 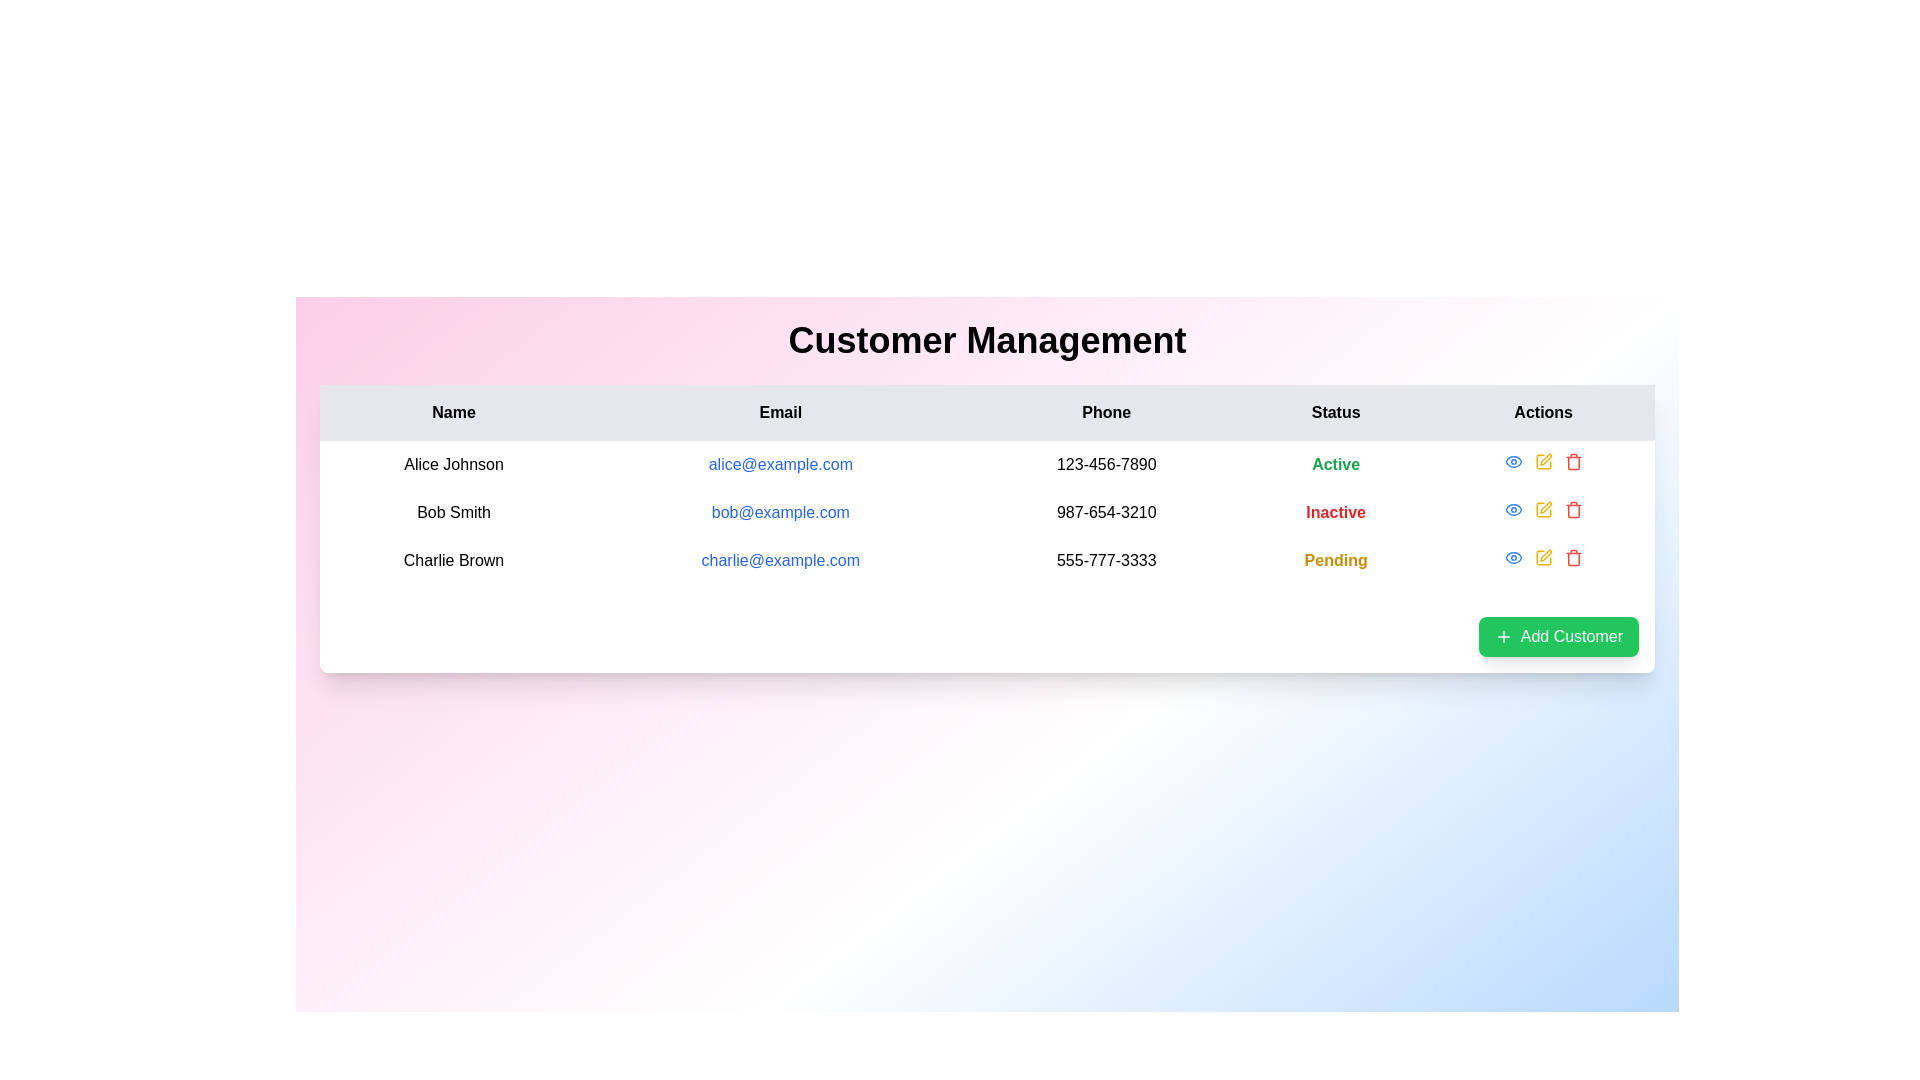 What do you see at coordinates (1542, 508) in the screenshot?
I see `the vector graphic icon shaped as a square with rounded corners, located in the 'Actions' column of the second row corresponding to Bob Smith's entry` at bounding box center [1542, 508].